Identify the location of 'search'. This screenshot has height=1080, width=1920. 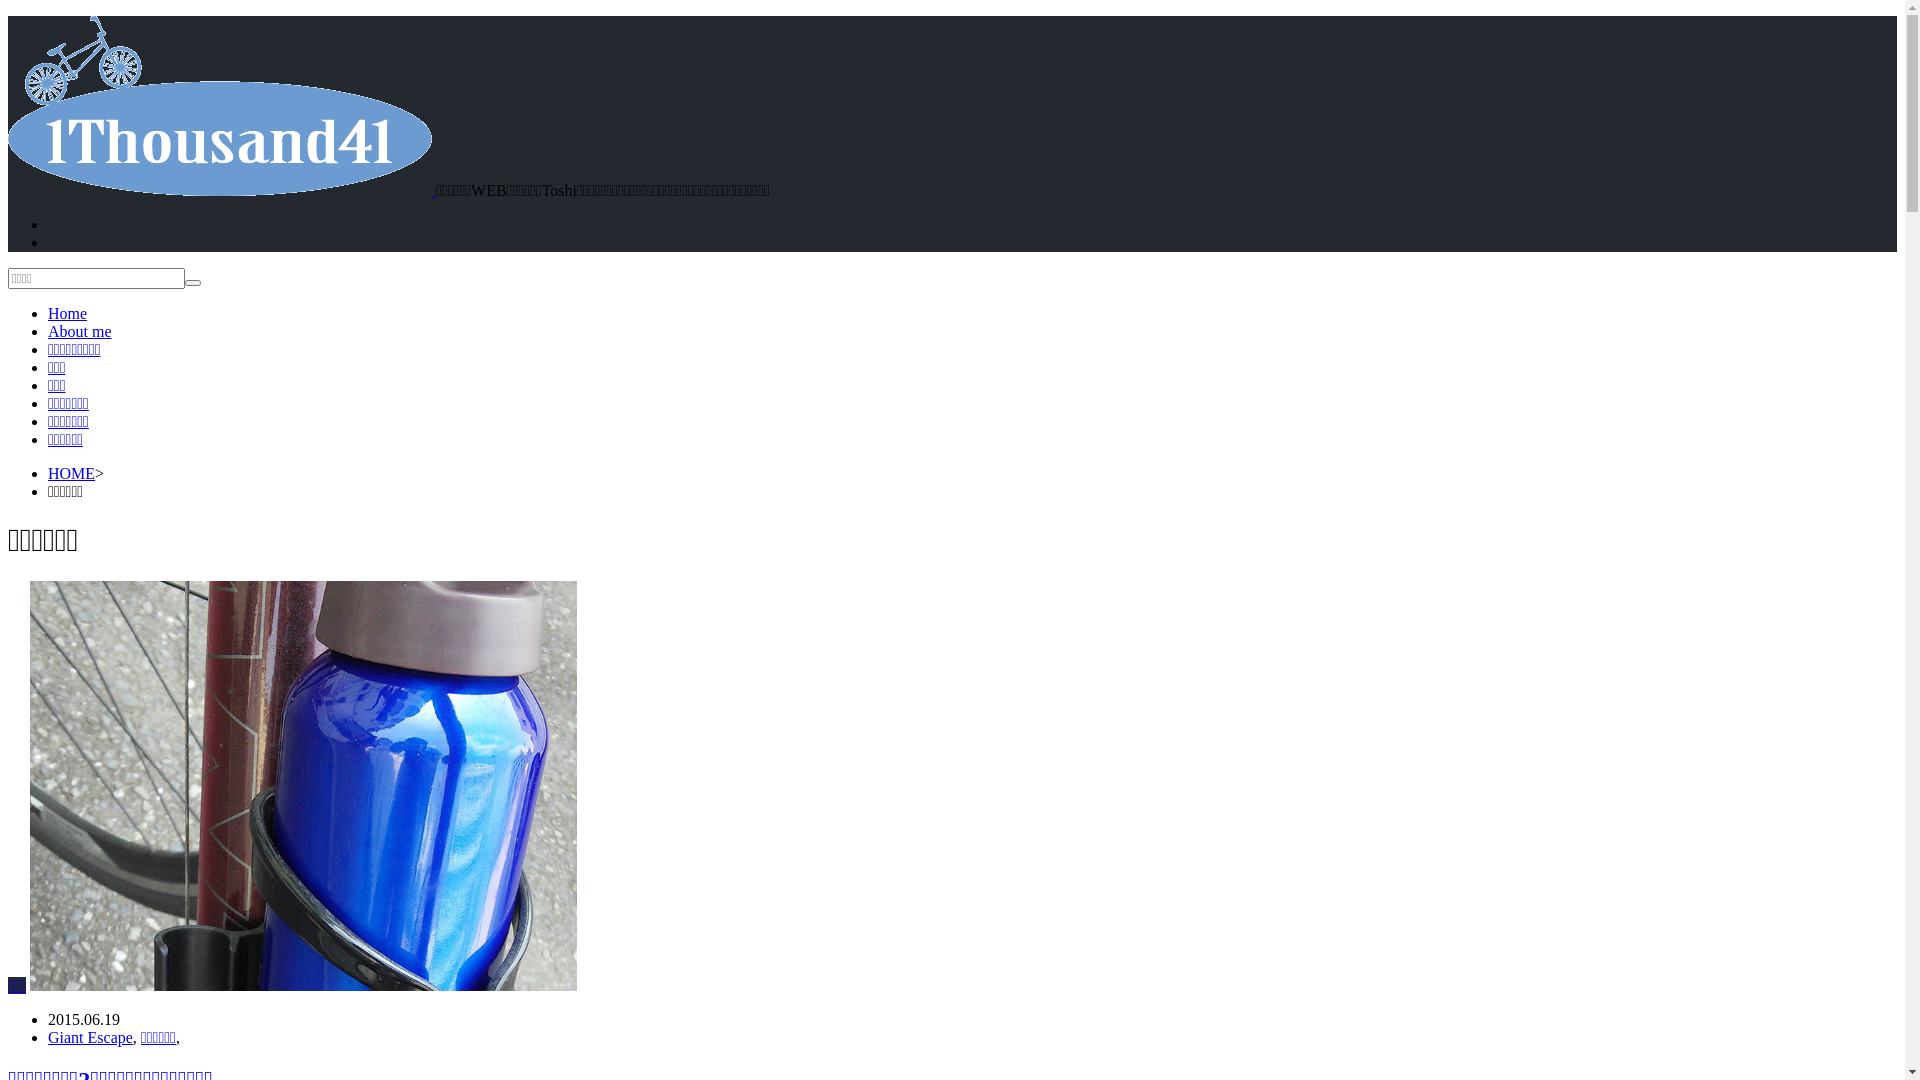
(192, 282).